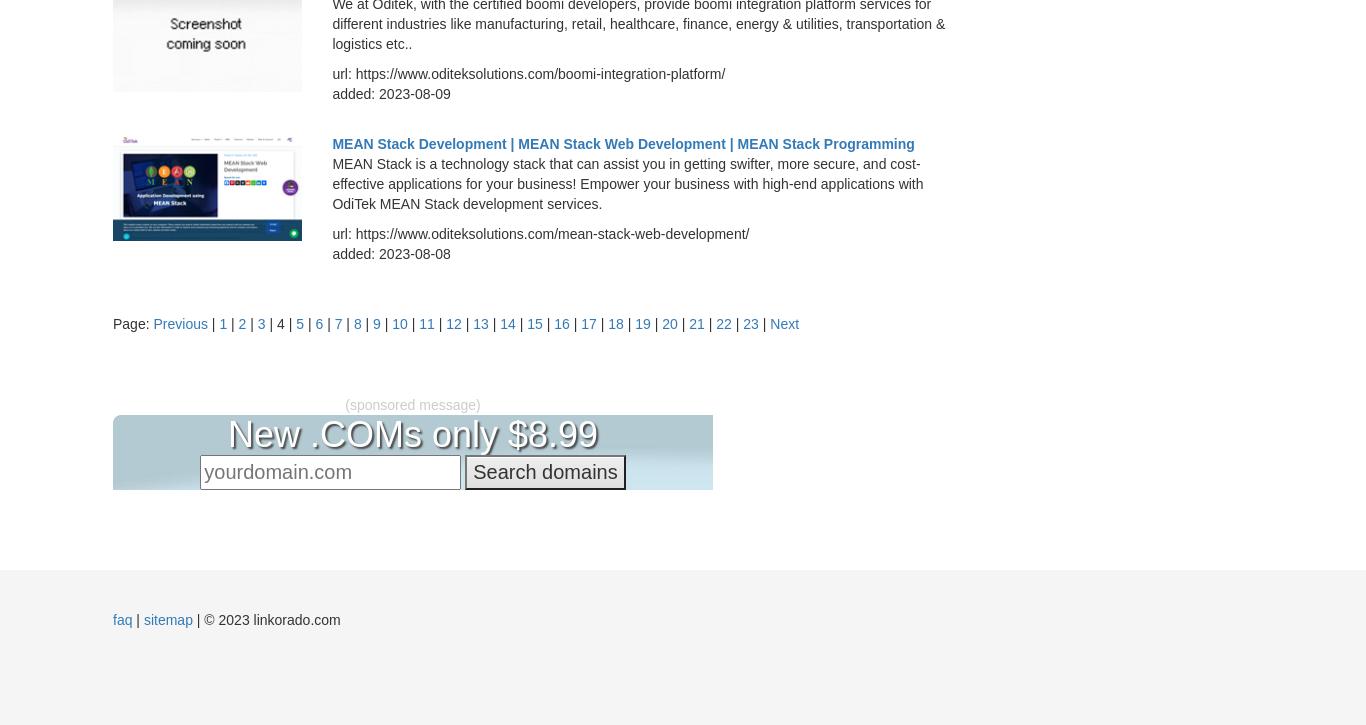 This screenshot has height=725, width=1366. Describe the element at coordinates (337, 324) in the screenshot. I see `'7'` at that location.